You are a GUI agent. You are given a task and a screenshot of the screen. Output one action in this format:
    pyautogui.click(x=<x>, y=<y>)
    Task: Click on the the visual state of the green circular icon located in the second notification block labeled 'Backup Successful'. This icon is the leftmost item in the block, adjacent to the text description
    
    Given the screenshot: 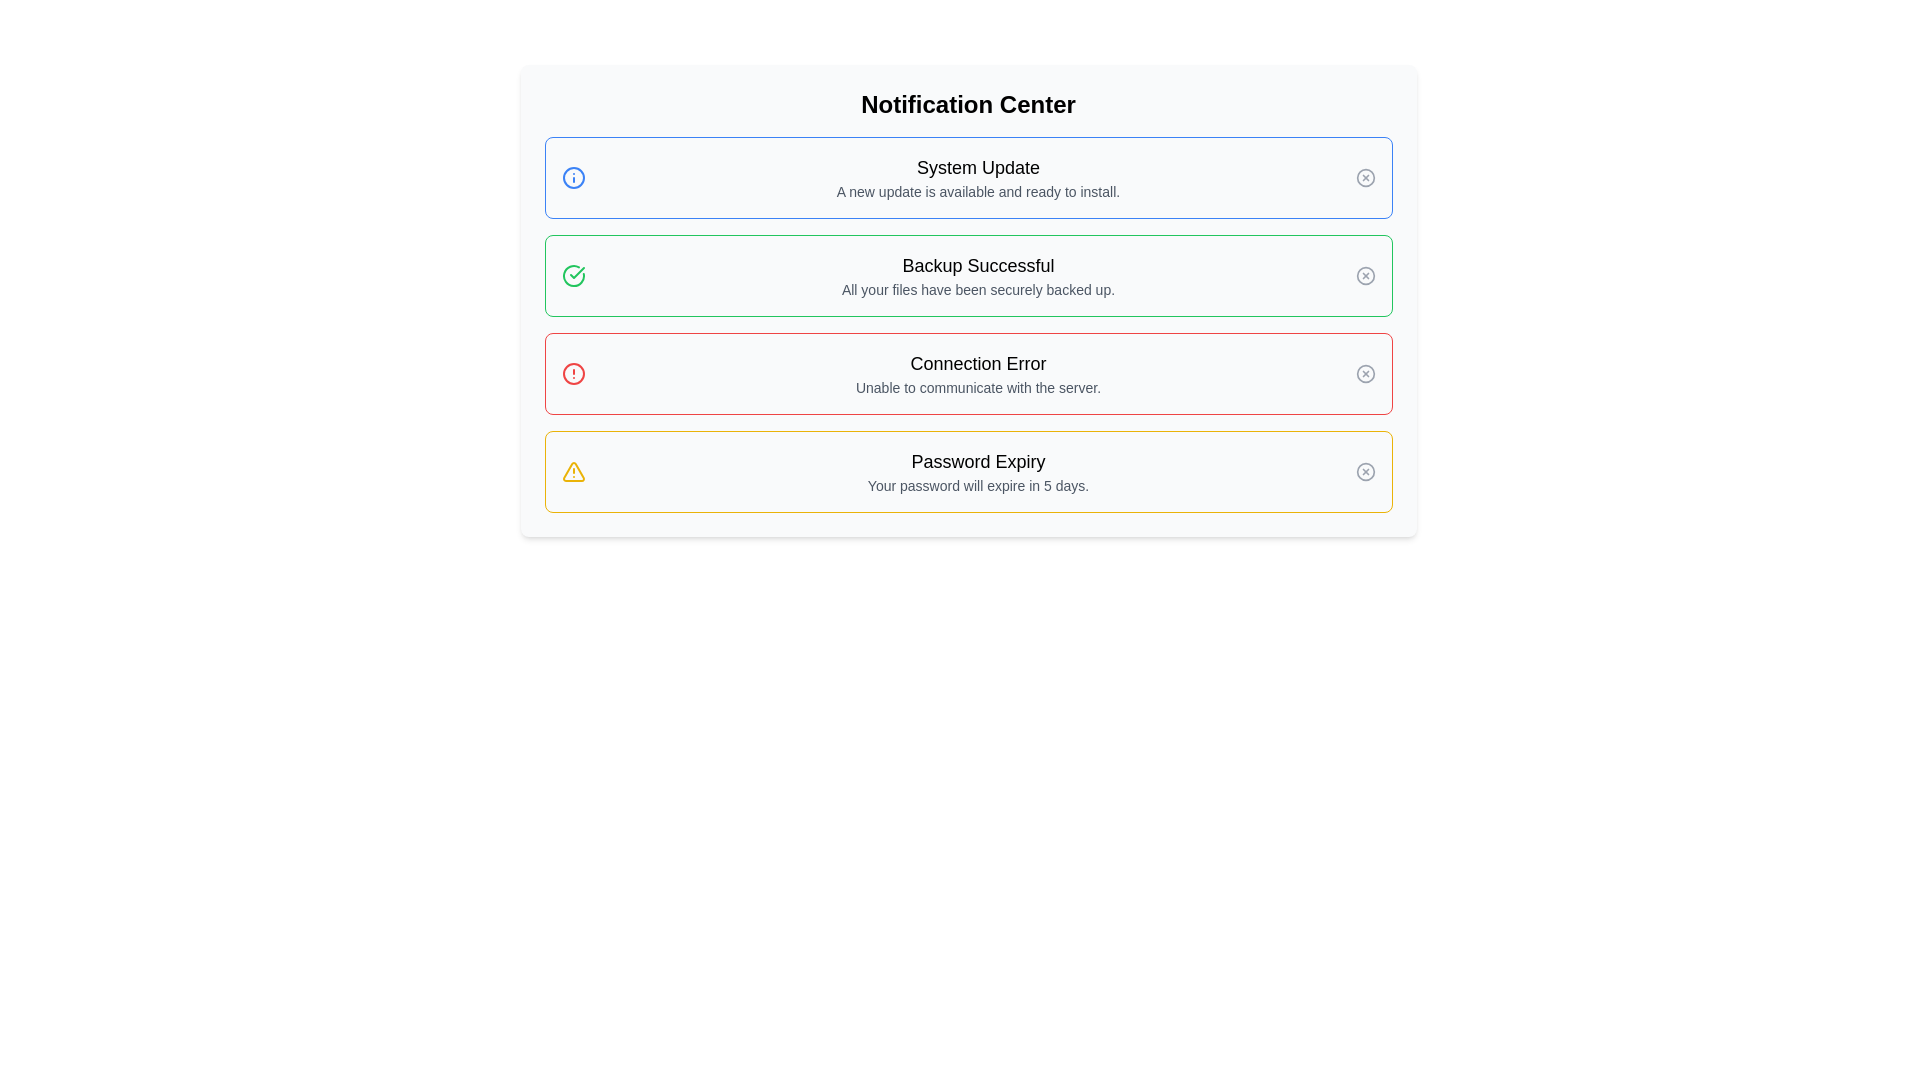 What is the action you would take?
    pyautogui.click(x=572, y=276)
    